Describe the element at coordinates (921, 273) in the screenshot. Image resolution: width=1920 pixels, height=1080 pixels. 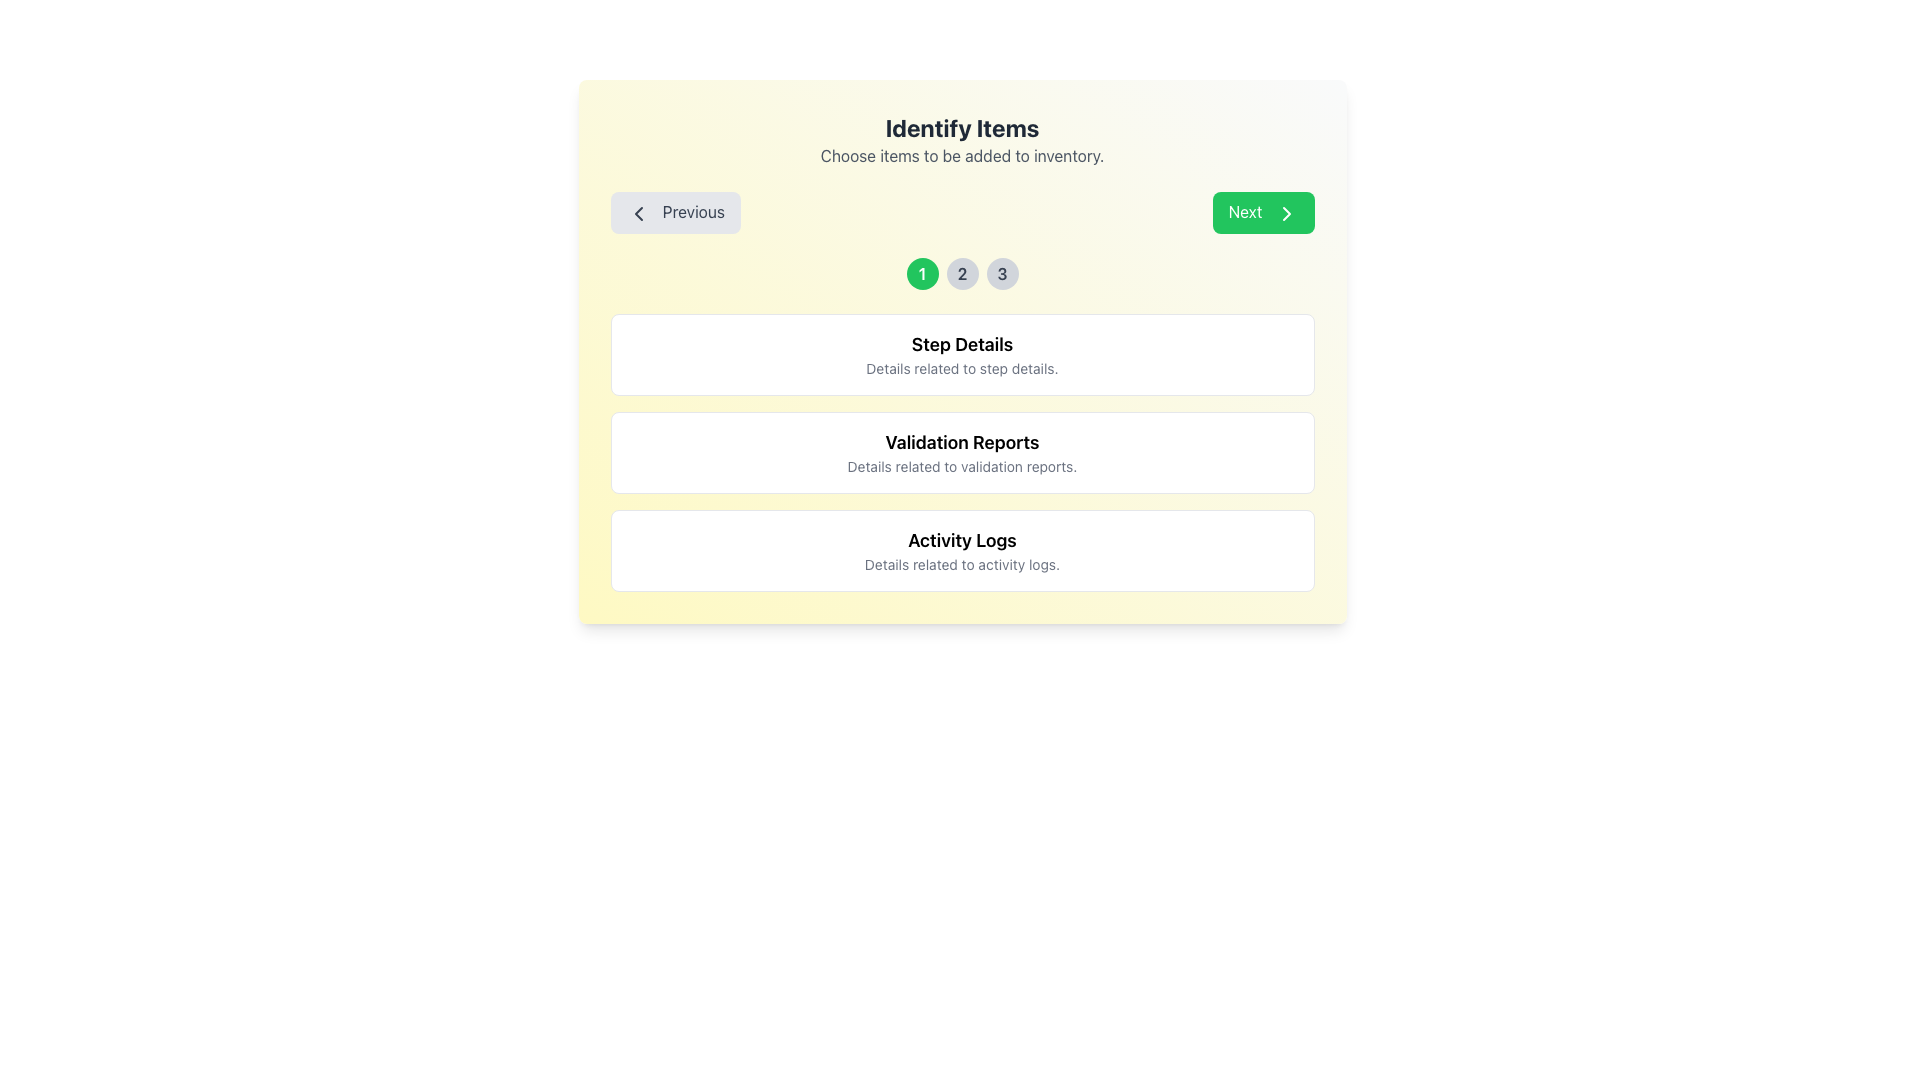
I see `the first circular button labeled '1' located under the title 'Identify Items'` at that location.